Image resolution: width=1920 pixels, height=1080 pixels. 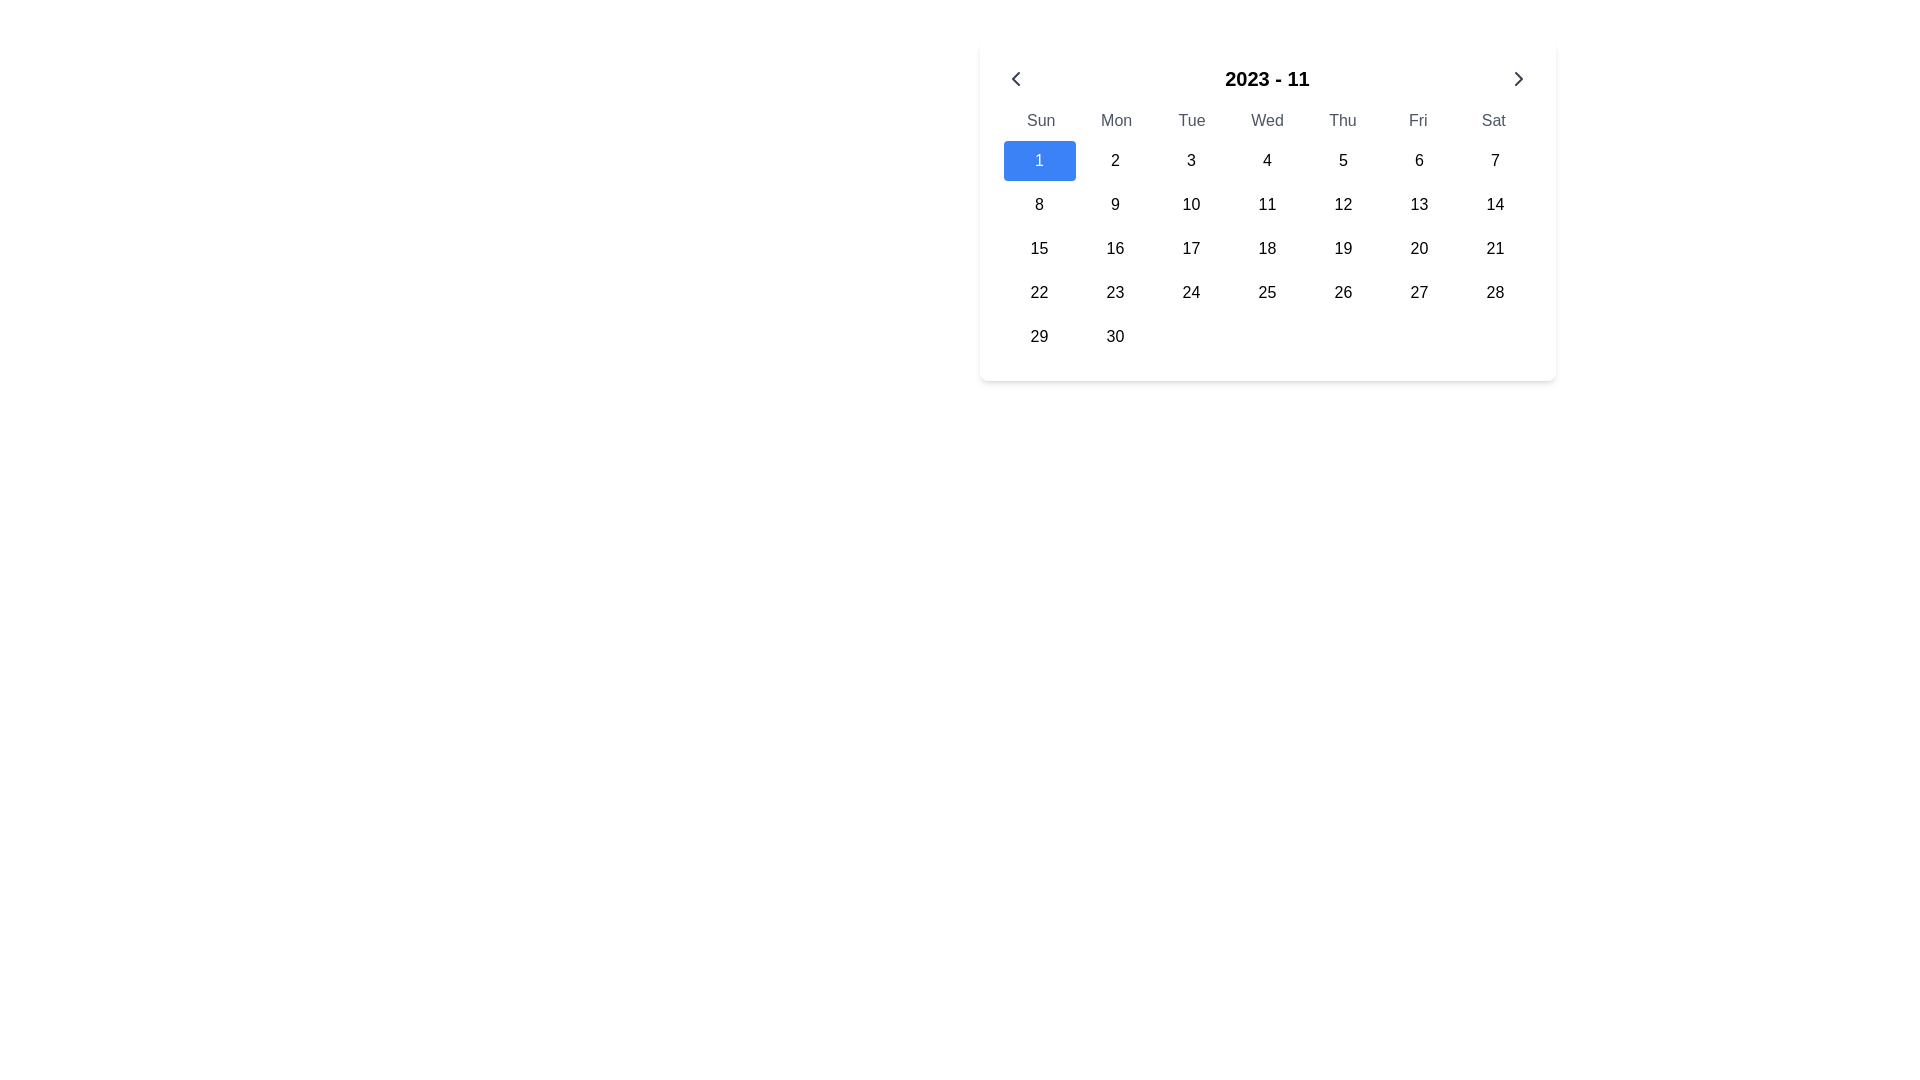 I want to click on the rounded rectangular button displaying the number '4' in black text, so click(x=1266, y=160).